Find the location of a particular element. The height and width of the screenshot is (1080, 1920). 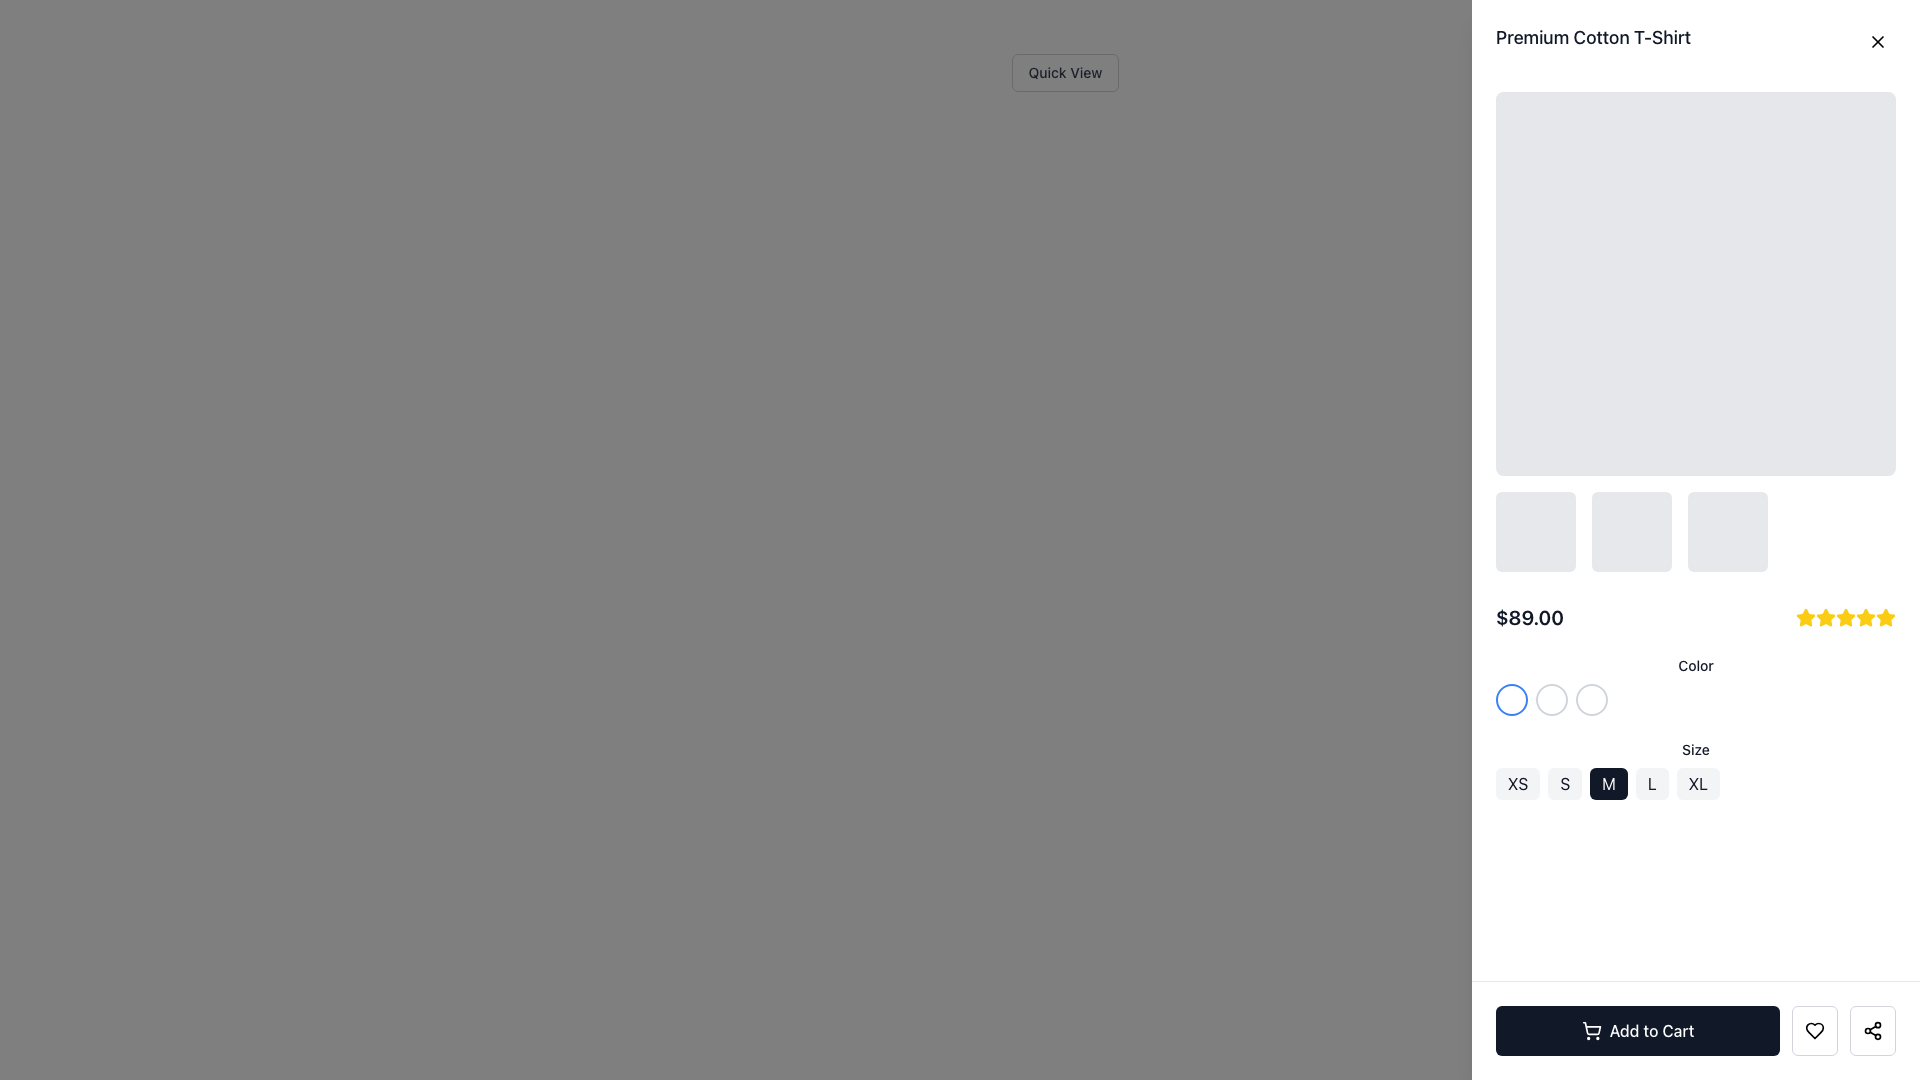

the 'Add to Cart' button, which is a rectangular button with rounded corners, dark gray background, and white text is located at coordinates (1637, 1030).